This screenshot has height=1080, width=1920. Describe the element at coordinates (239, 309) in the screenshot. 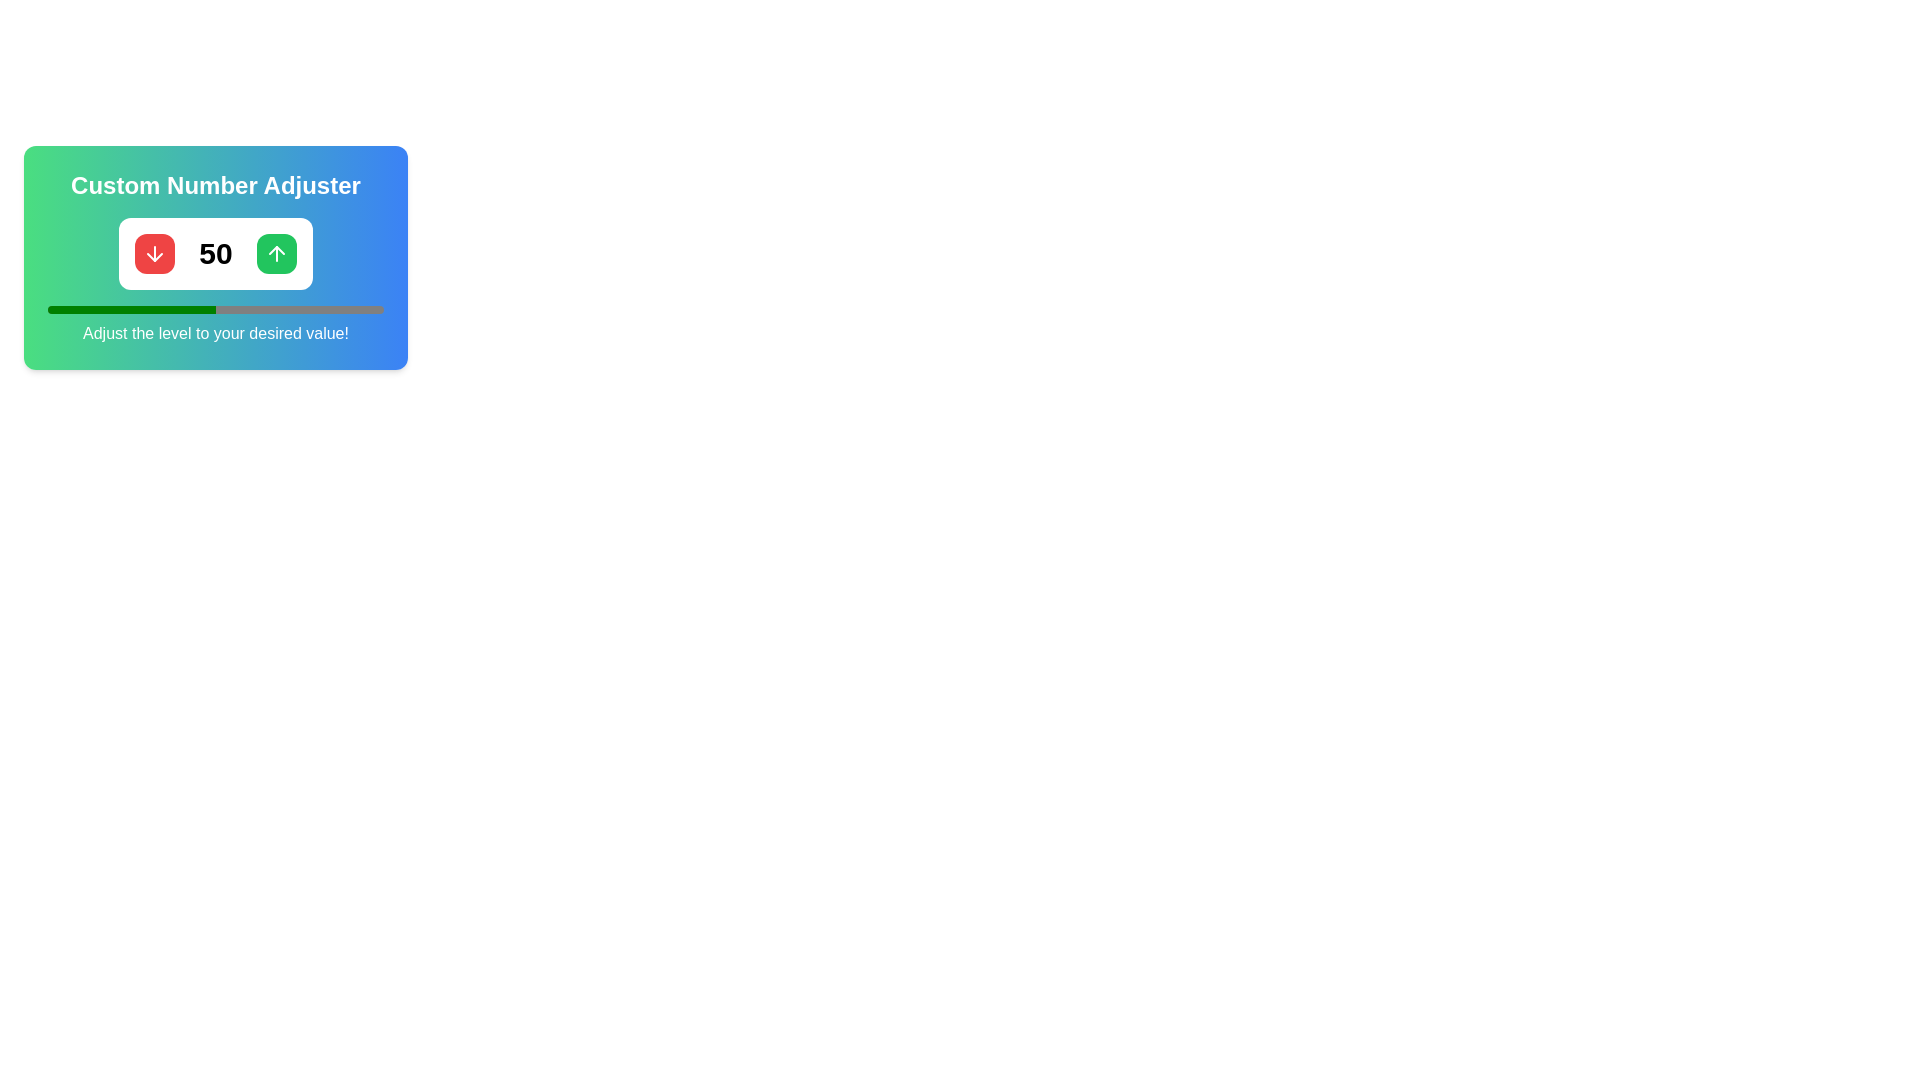

I see `the slider value` at that location.